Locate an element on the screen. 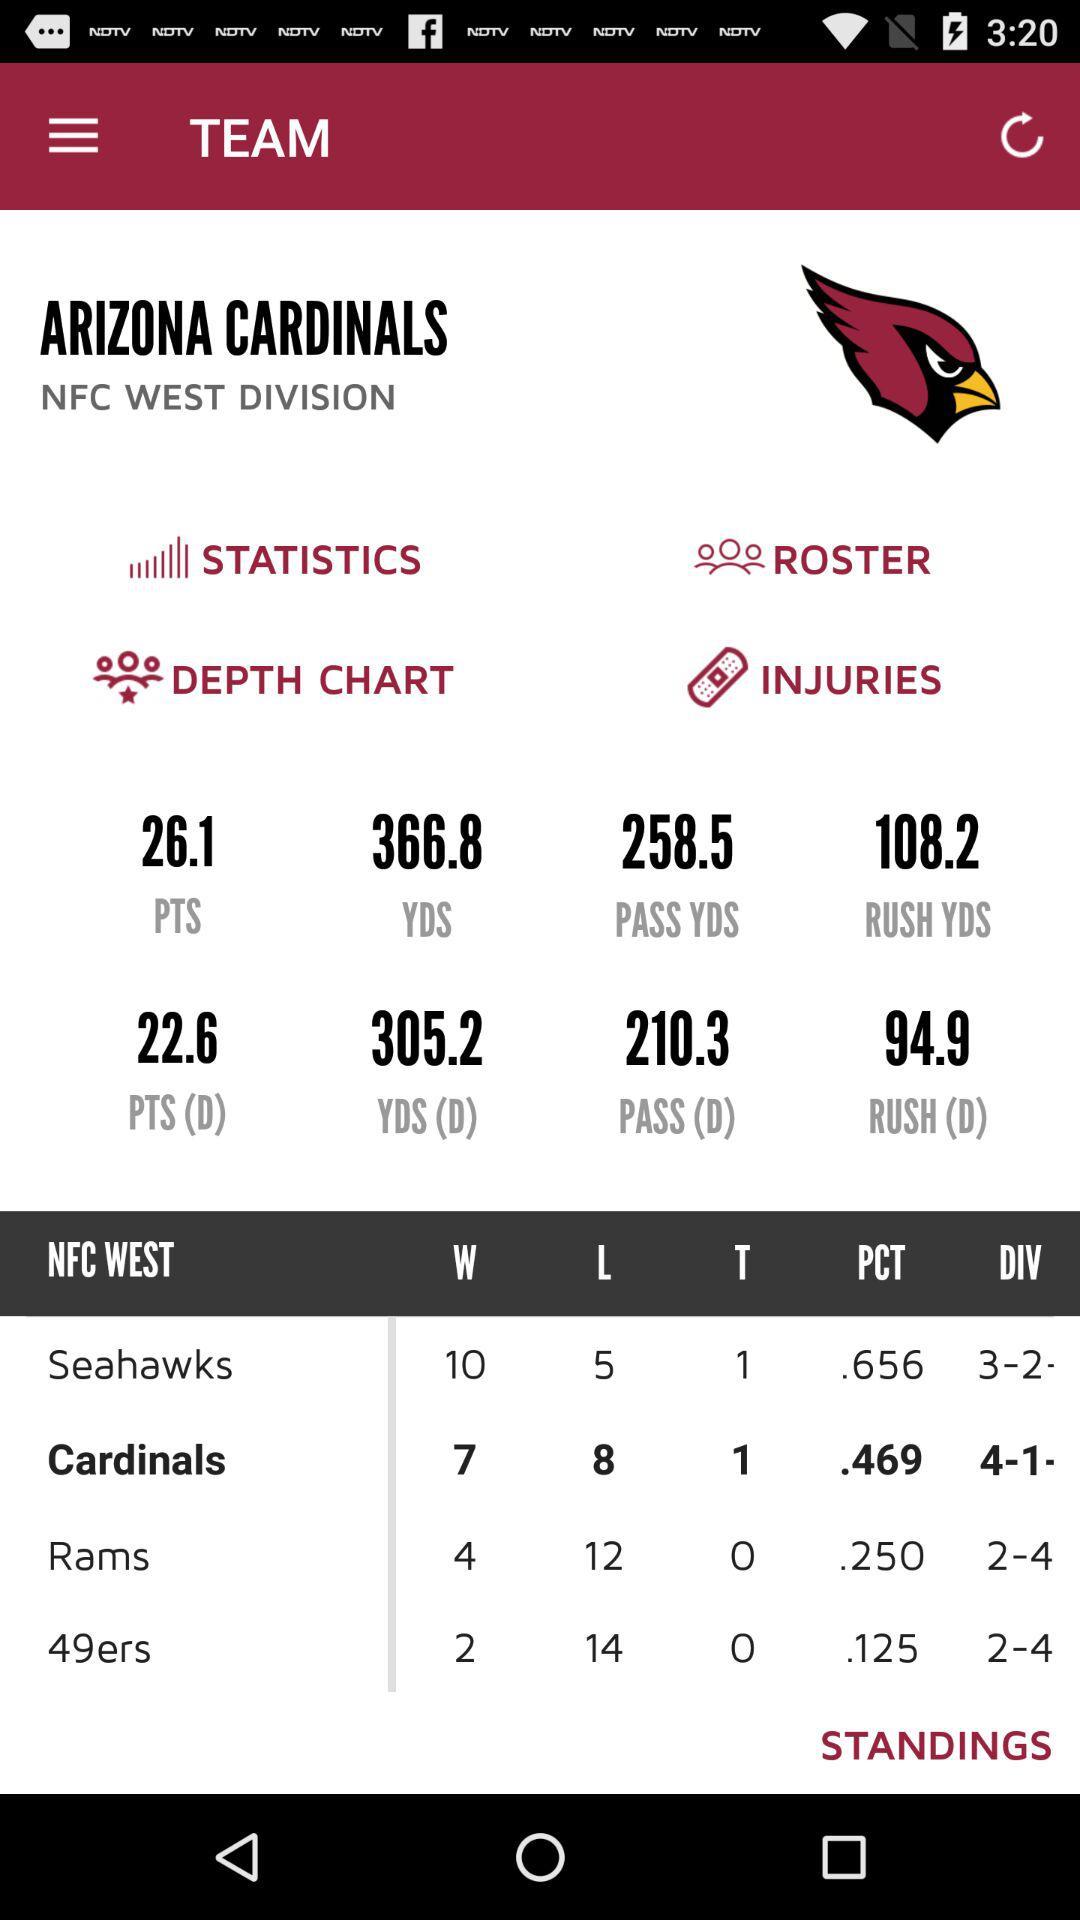  the l icon is located at coordinates (603, 1262).